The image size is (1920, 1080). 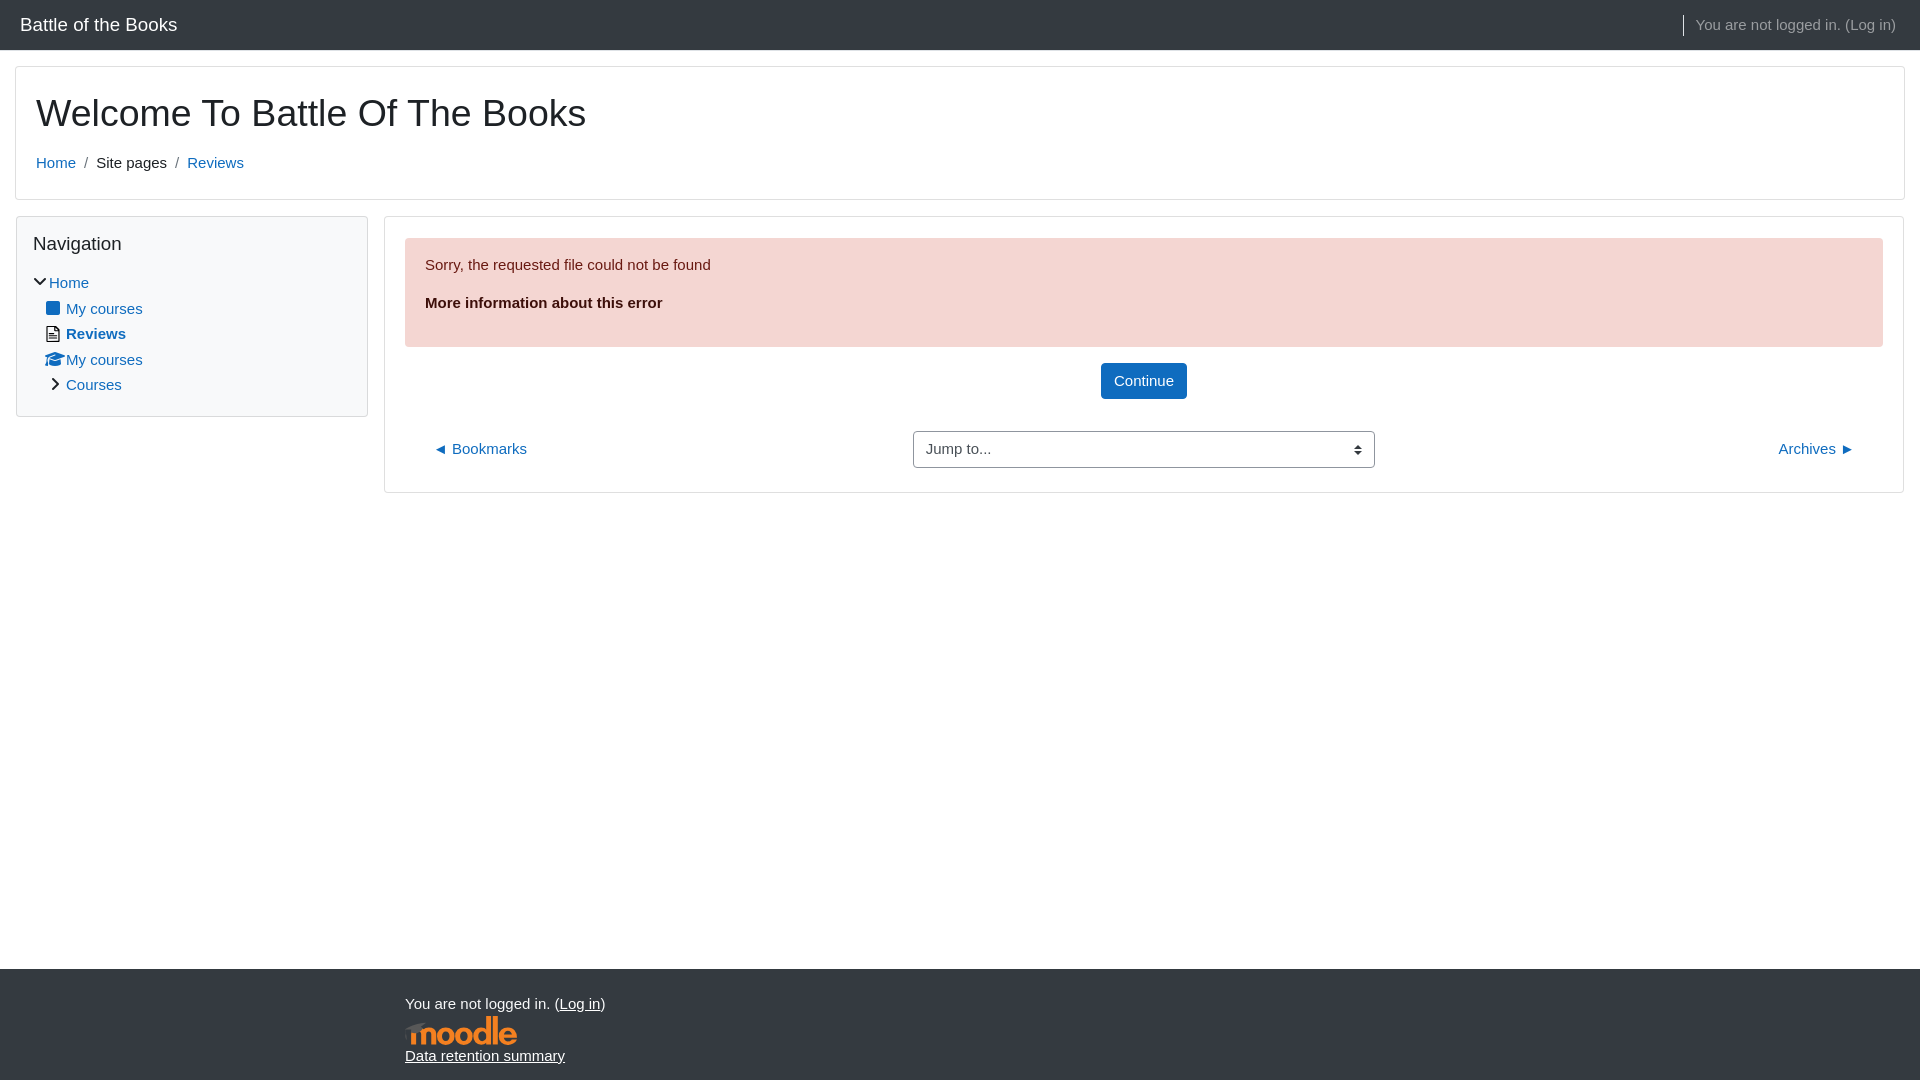 What do you see at coordinates (1143, 380) in the screenshot?
I see `'Continue'` at bounding box center [1143, 380].